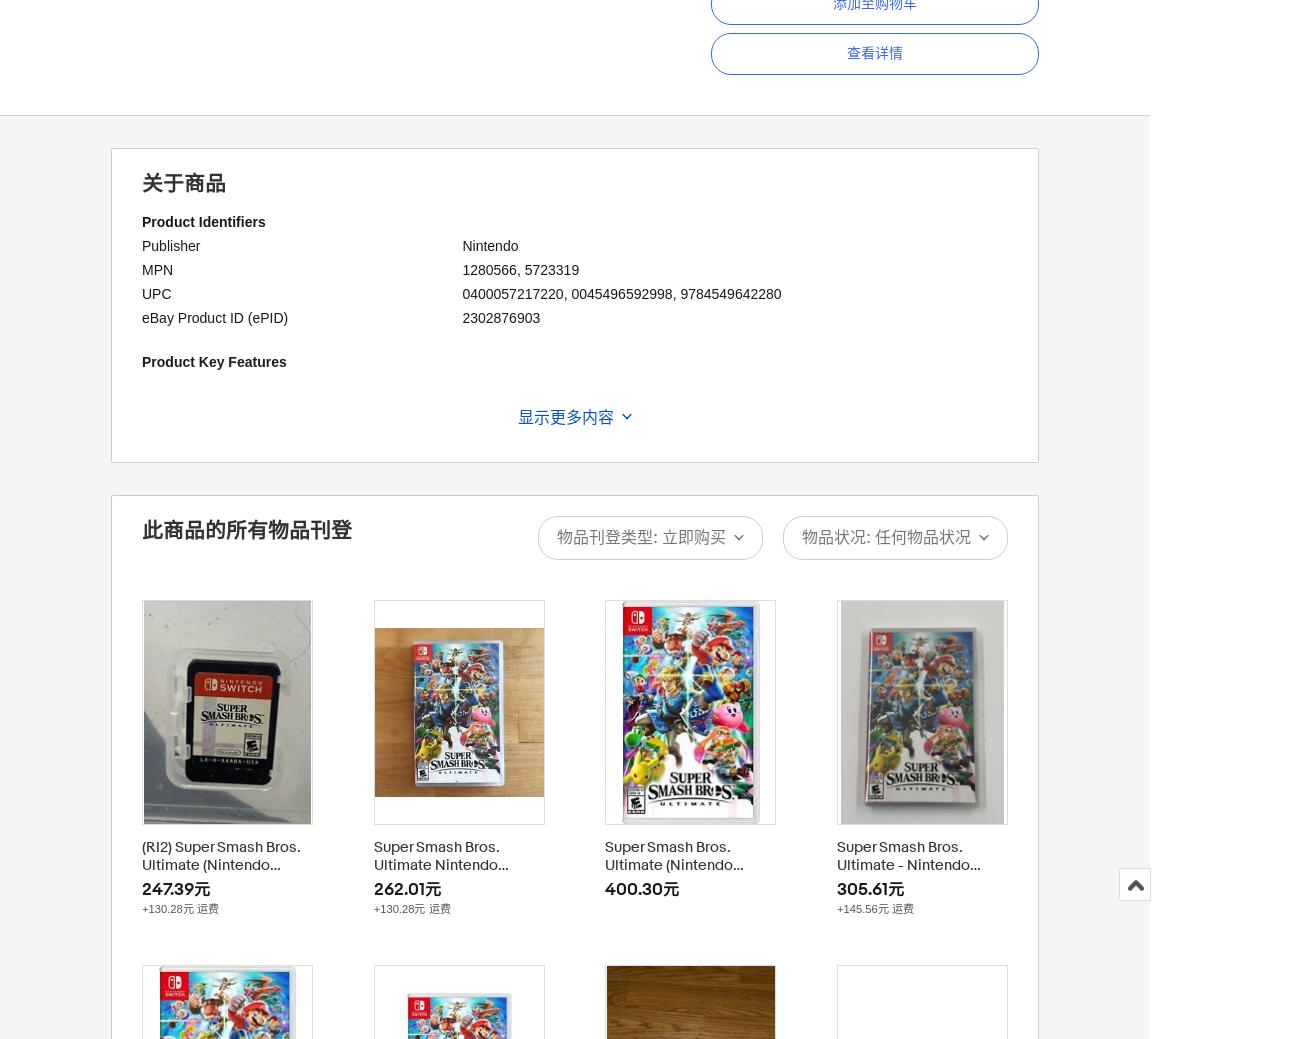  I want to click on 'Nintendo', so click(489, 244).